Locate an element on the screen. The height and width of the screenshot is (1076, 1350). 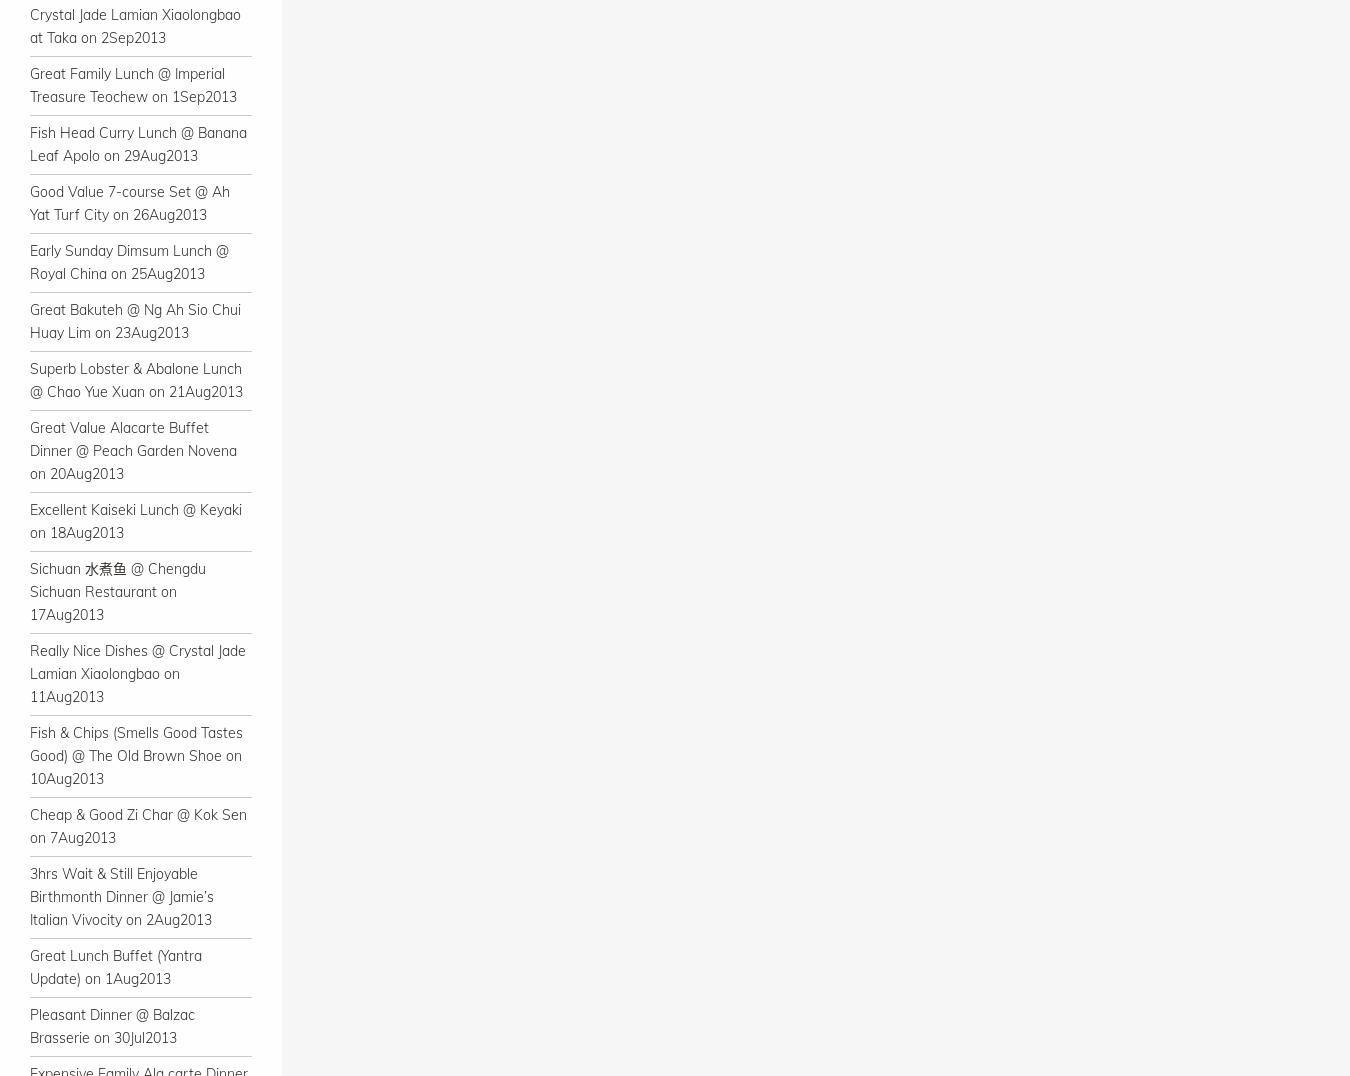
'Fish & Chips (Smells Good Tastes Good) @ The Old Brown Shoe on 10Aug2013' is located at coordinates (28, 754).